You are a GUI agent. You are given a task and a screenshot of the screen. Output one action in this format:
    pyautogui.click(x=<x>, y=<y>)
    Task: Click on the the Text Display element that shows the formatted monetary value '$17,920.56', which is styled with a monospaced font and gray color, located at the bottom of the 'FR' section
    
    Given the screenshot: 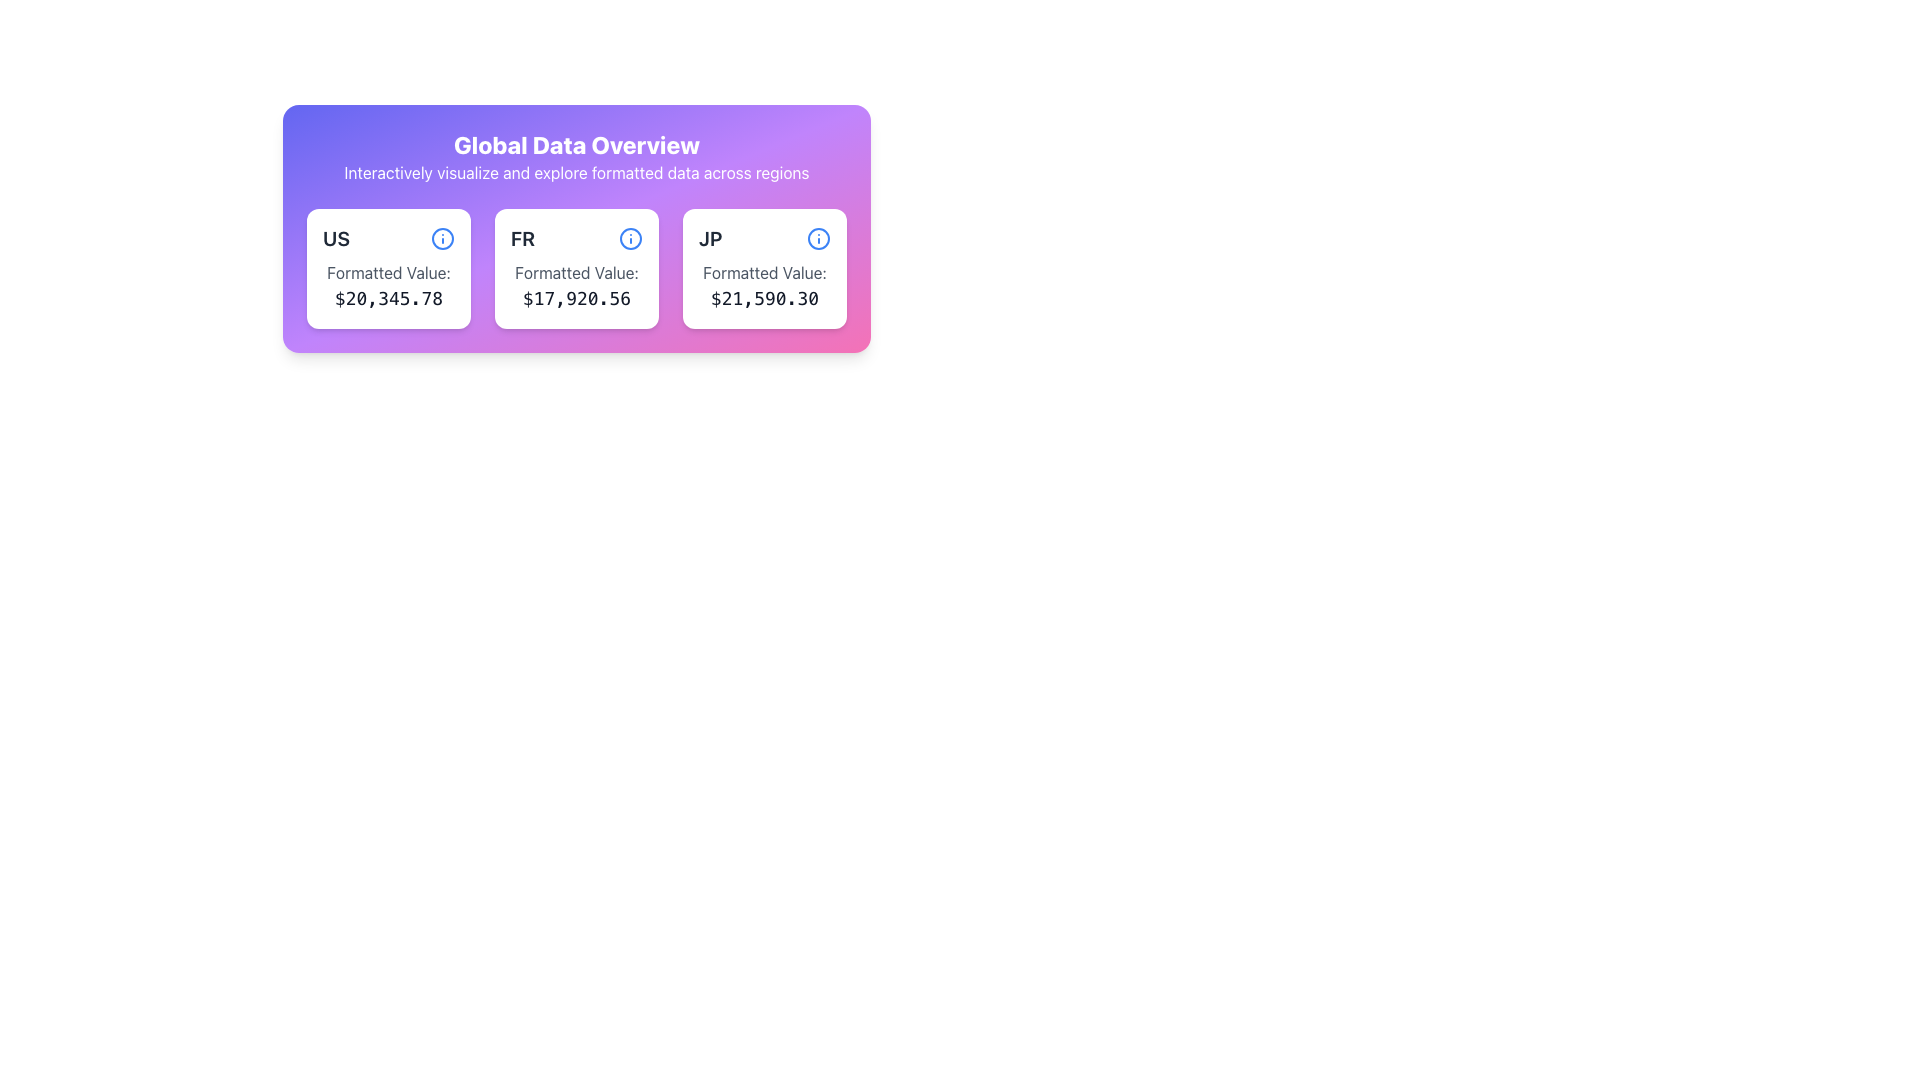 What is the action you would take?
    pyautogui.click(x=575, y=299)
    